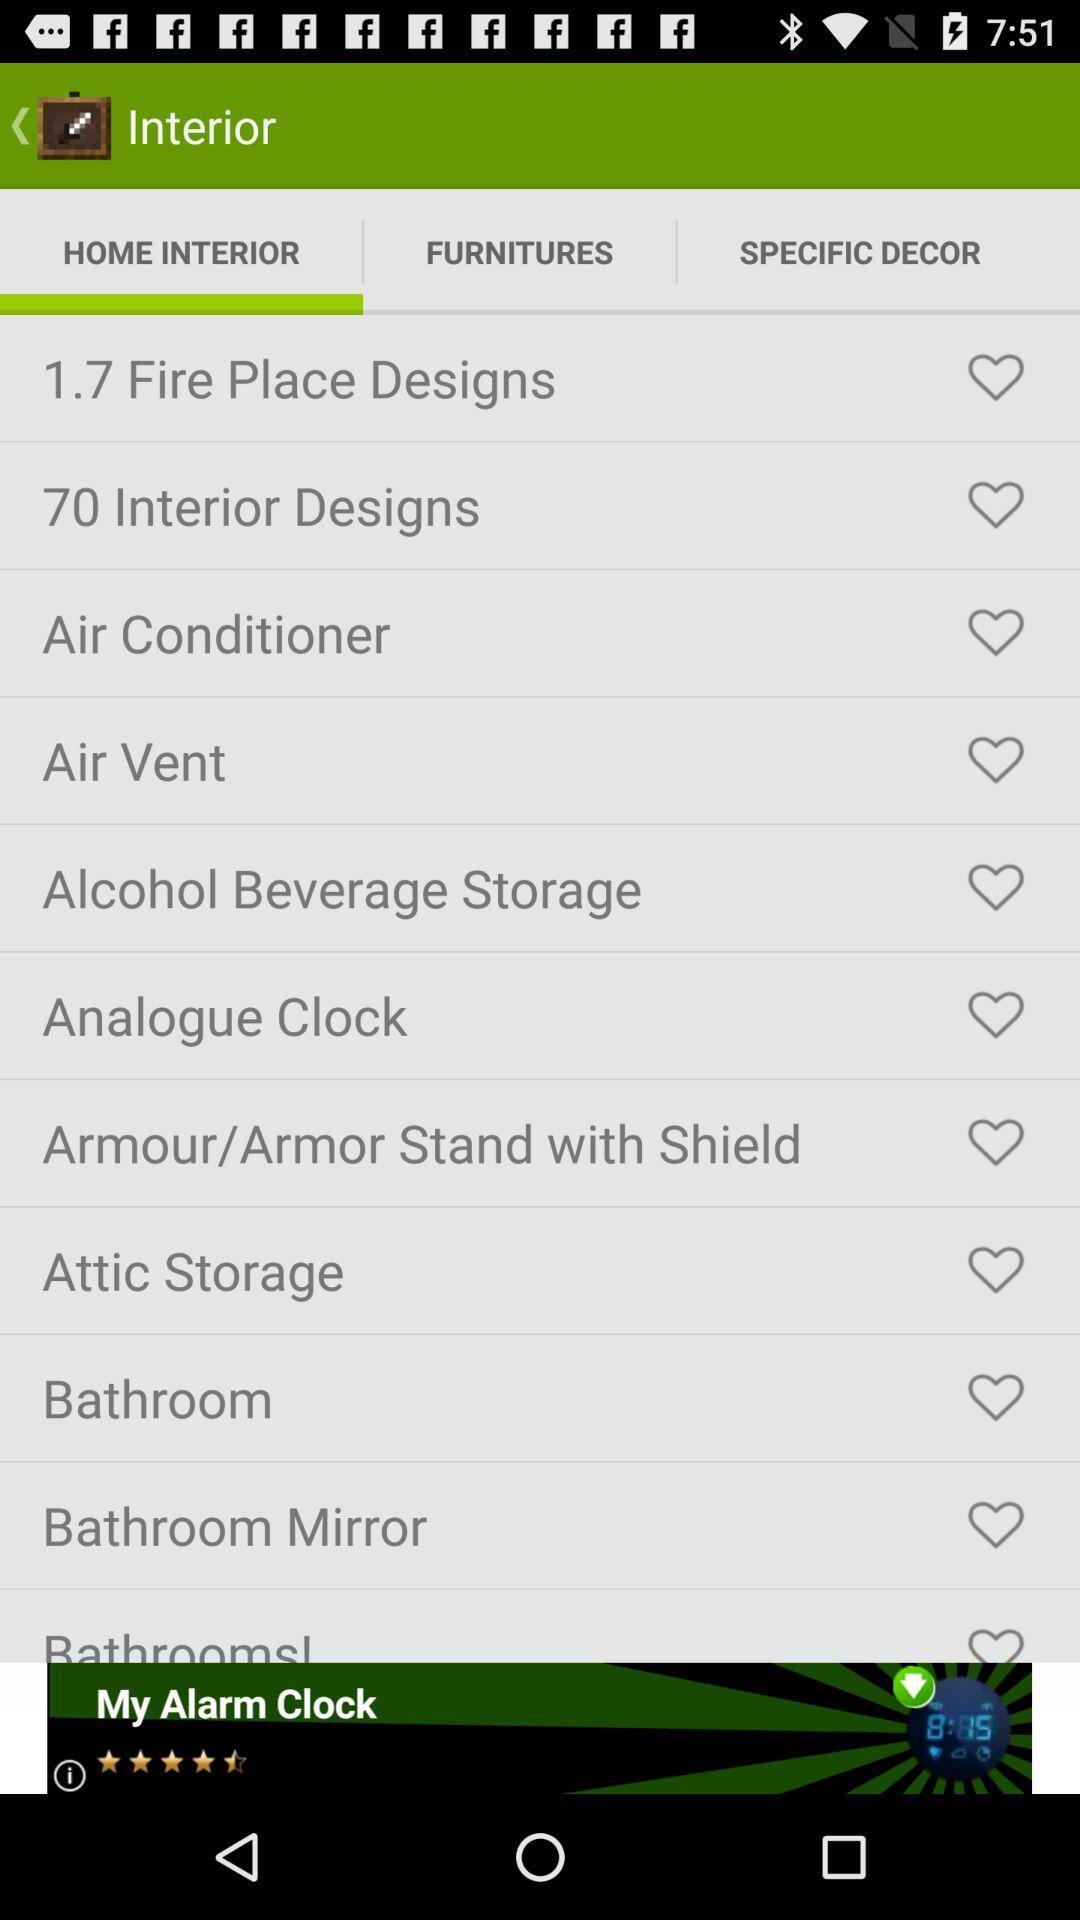 The image size is (1080, 1920). What do you see at coordinates (995, 1015) in the screenshot?
I see `to favorite` at bounding box center [995, 1015].